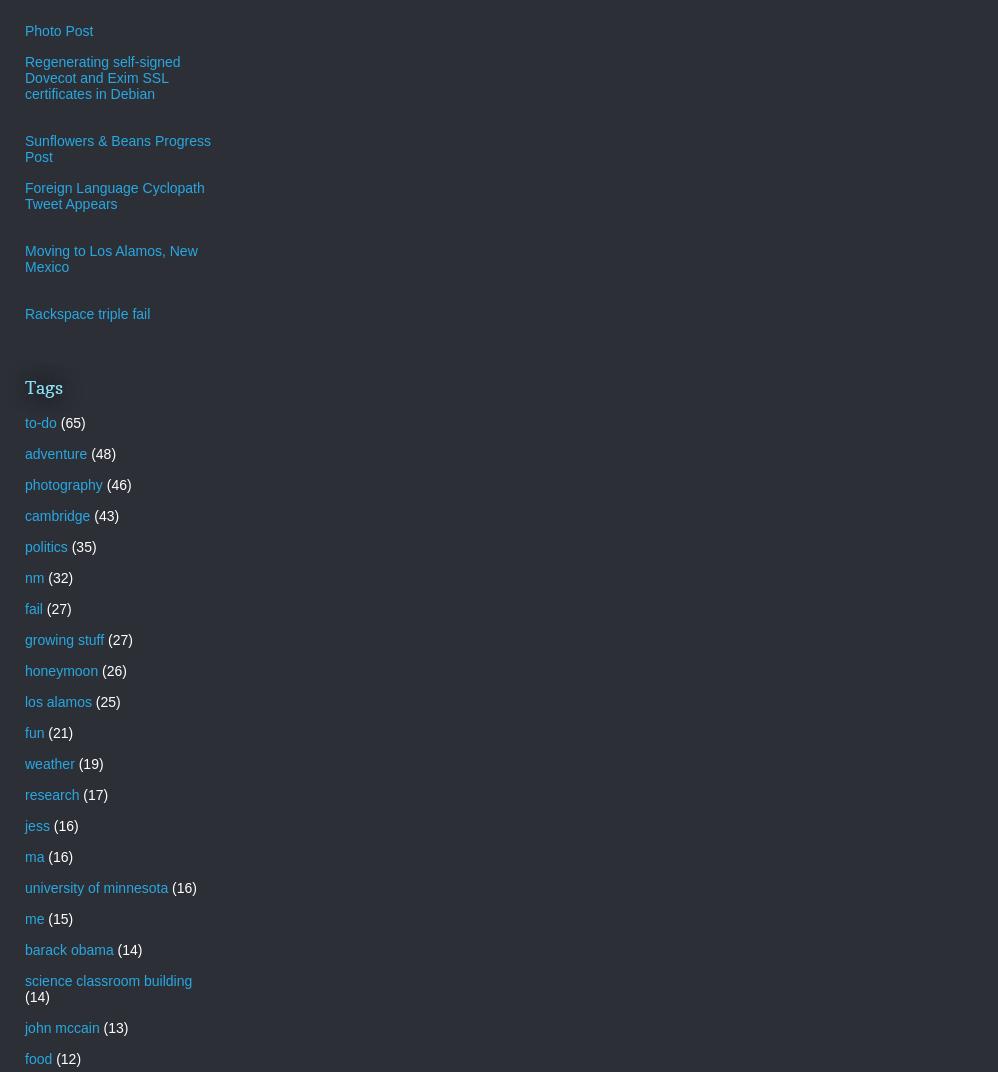  What do you see at coordinates (110, 258) in the screenshot?
I see `'Moving to Los Alamos, New Mexico'` at bounding box center [110, 258].